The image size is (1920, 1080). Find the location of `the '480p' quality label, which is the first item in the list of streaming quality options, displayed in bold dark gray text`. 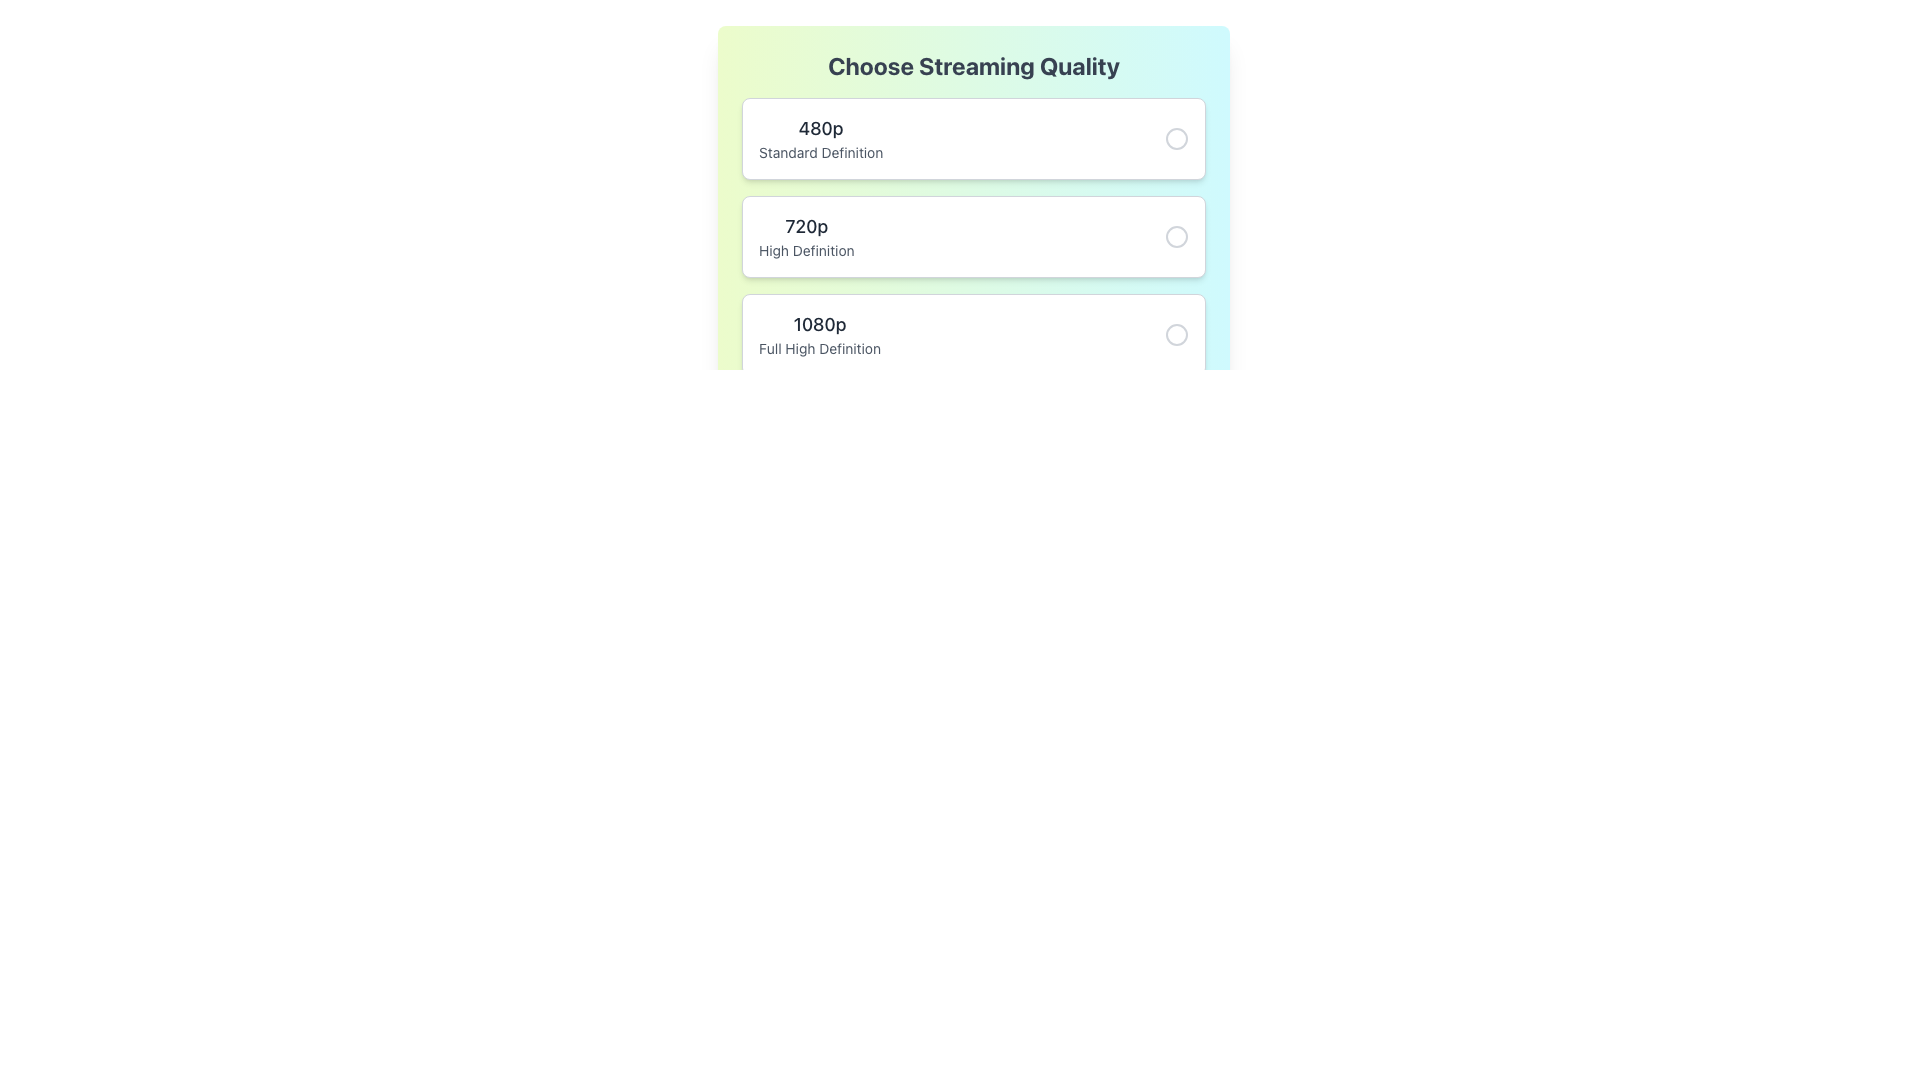

the '480p' quality label, which is the first item in the list of streaming quality options, displayed in bold dark gray text is located at coordinates (821, 128).